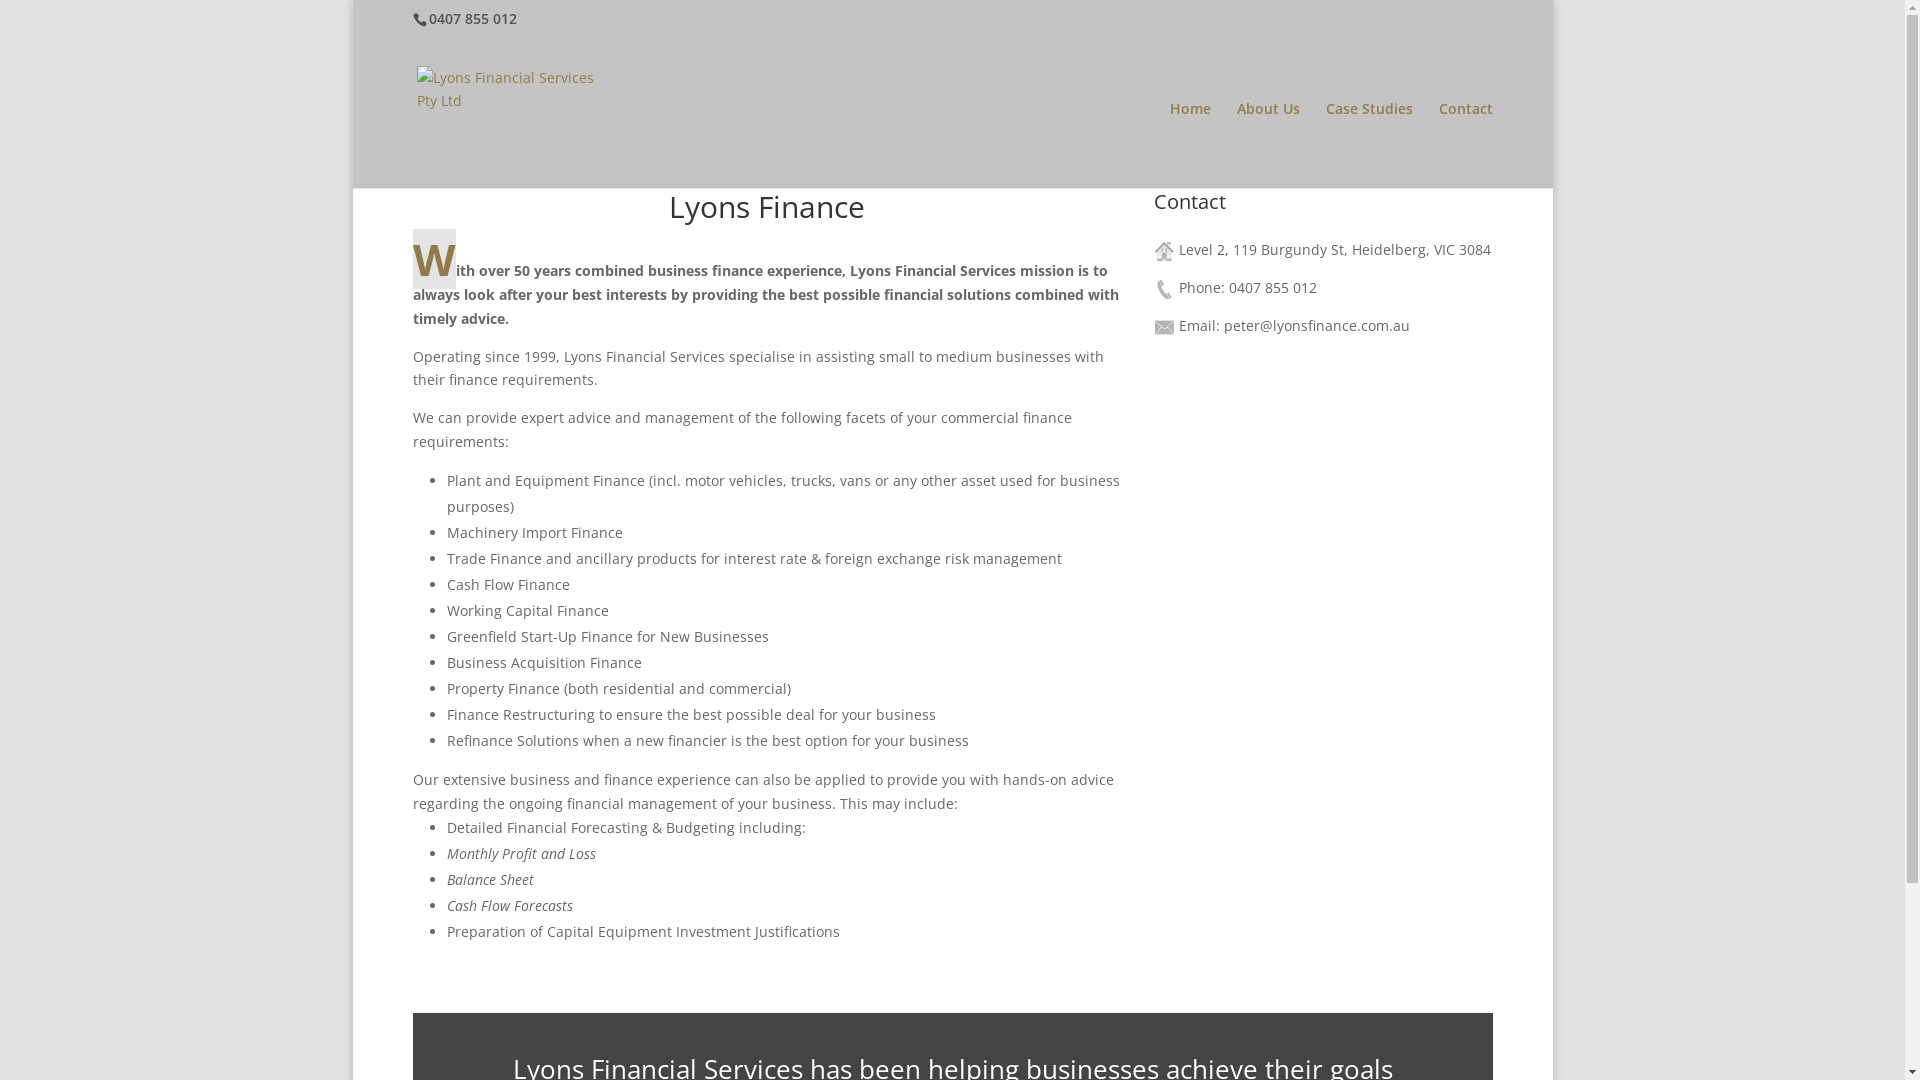 Image resolution: width=1920 pixels, height=1080 pixels. Describe the element at coordinates (1368, 144) in the screenshot. I see `'Case Studies'` at that location.